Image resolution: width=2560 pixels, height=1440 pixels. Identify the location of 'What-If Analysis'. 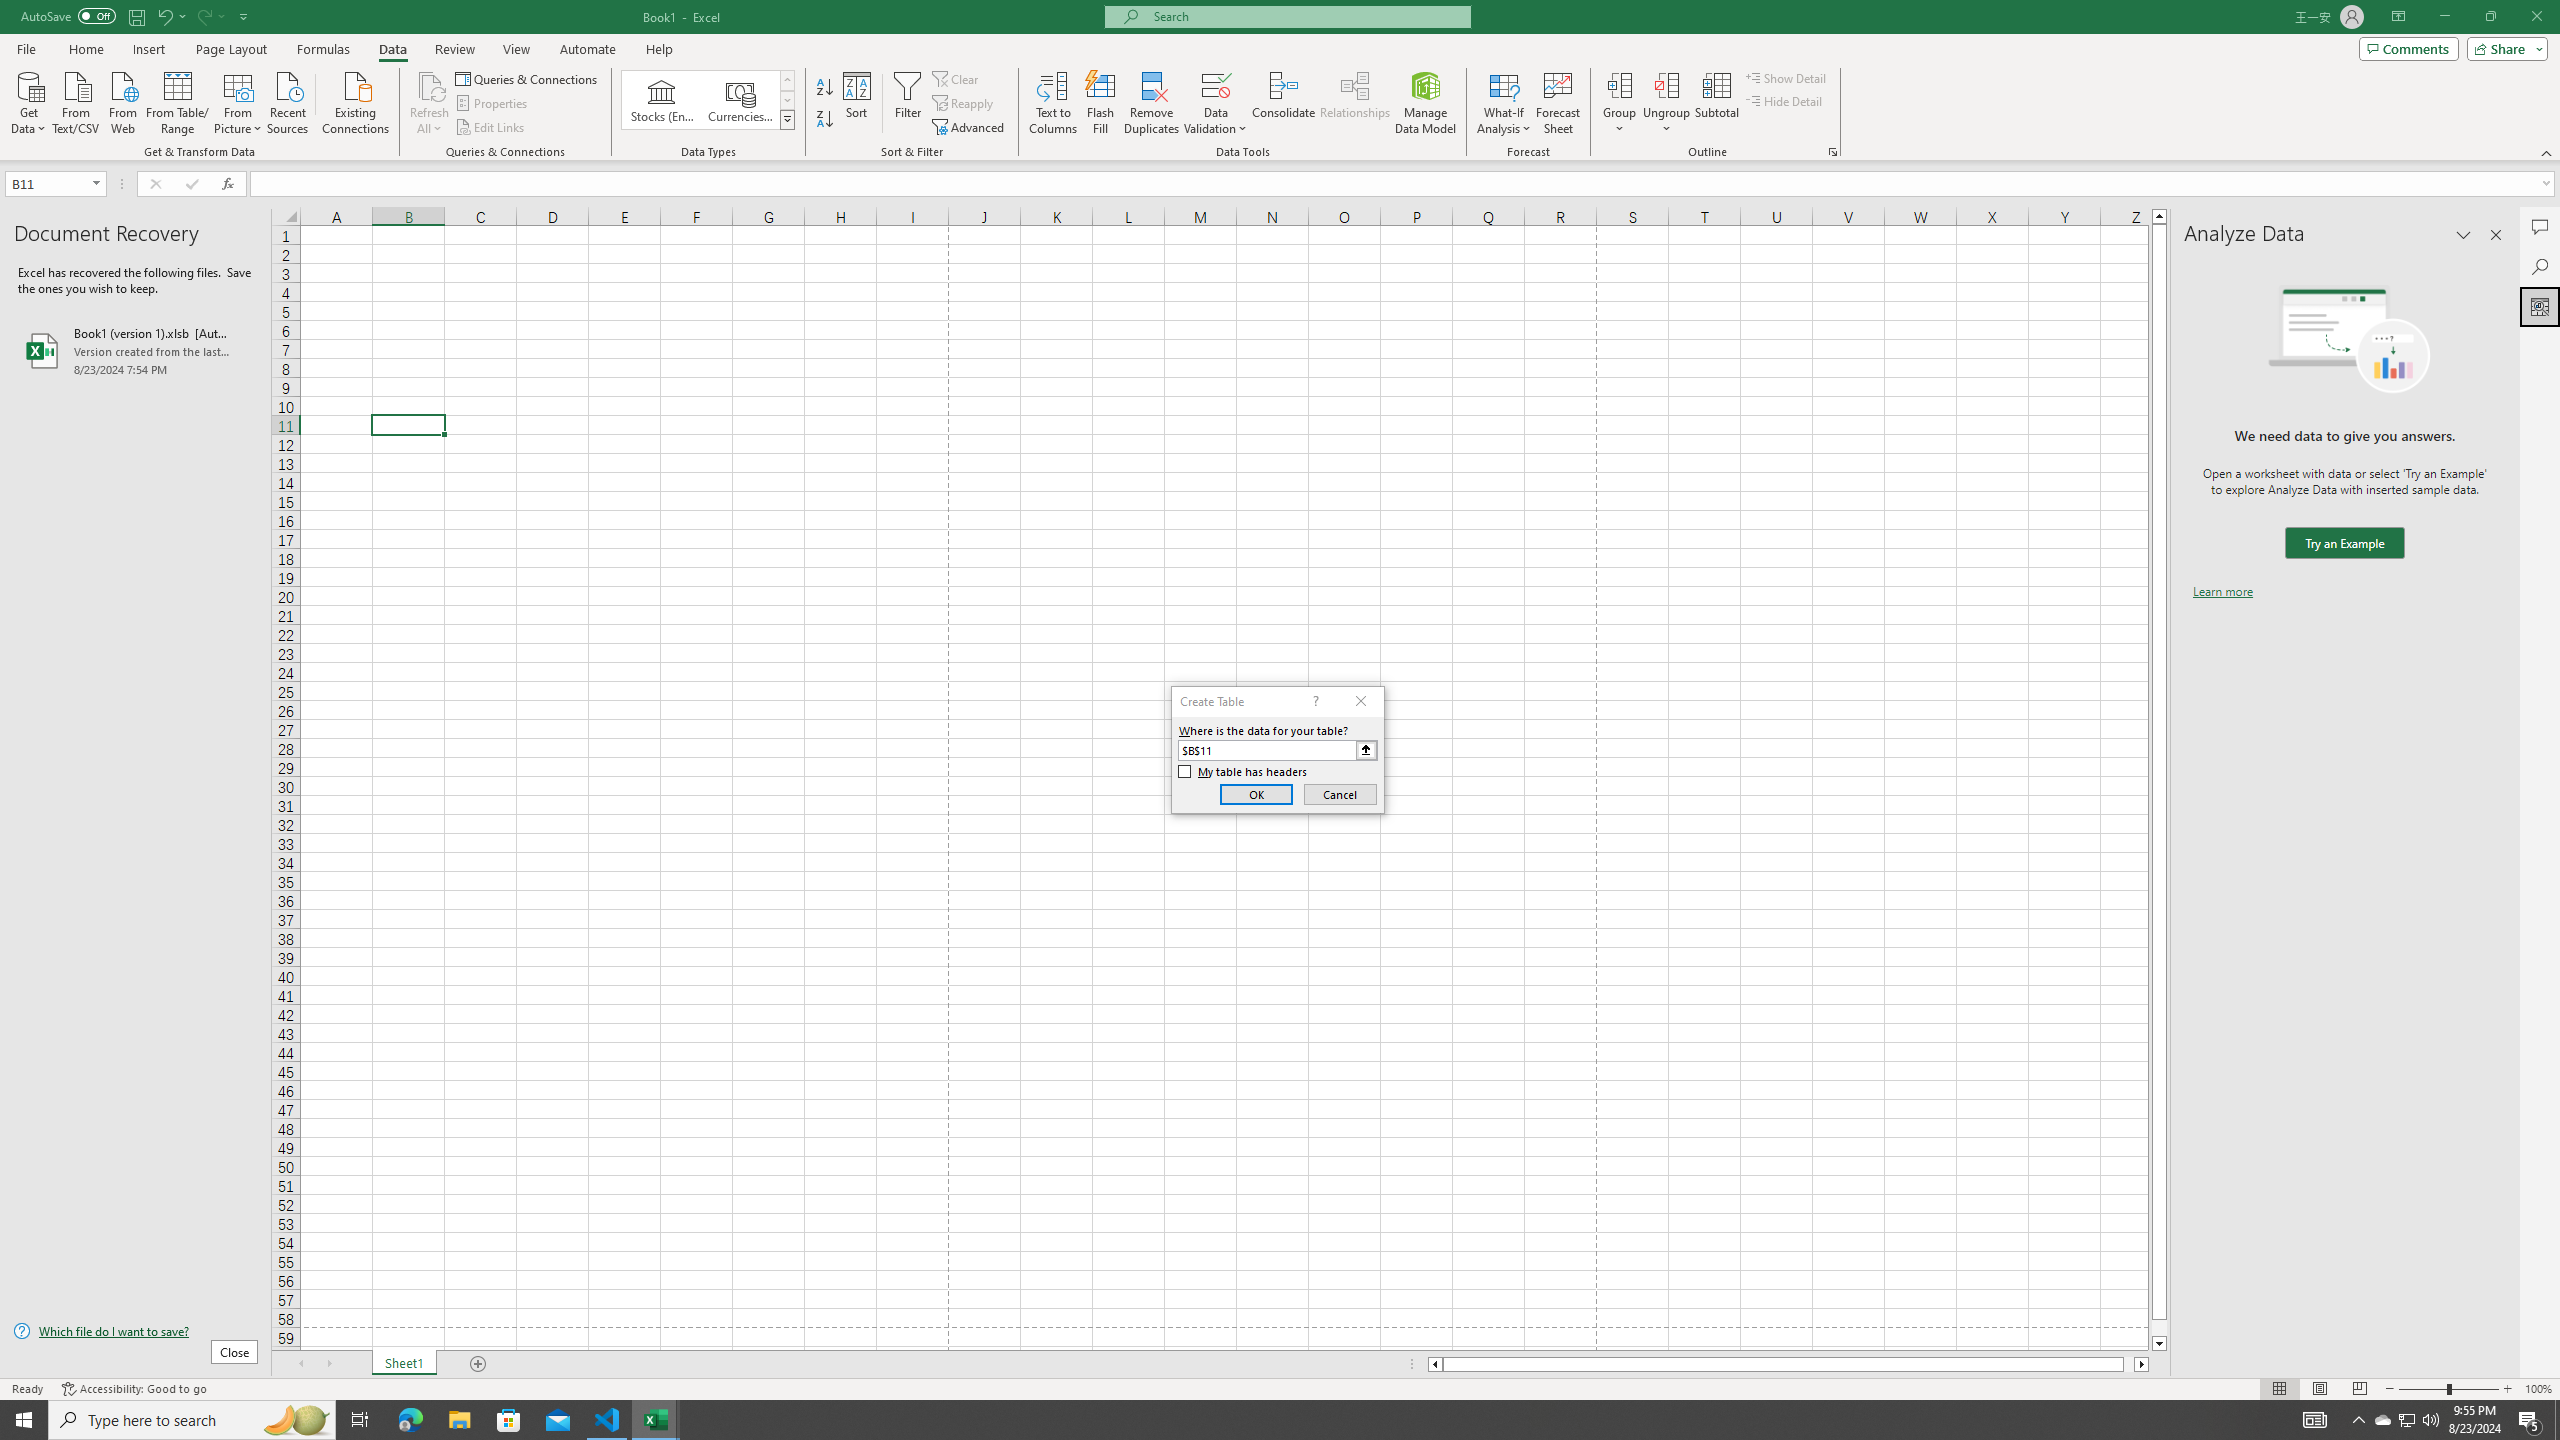
(1504, 103).